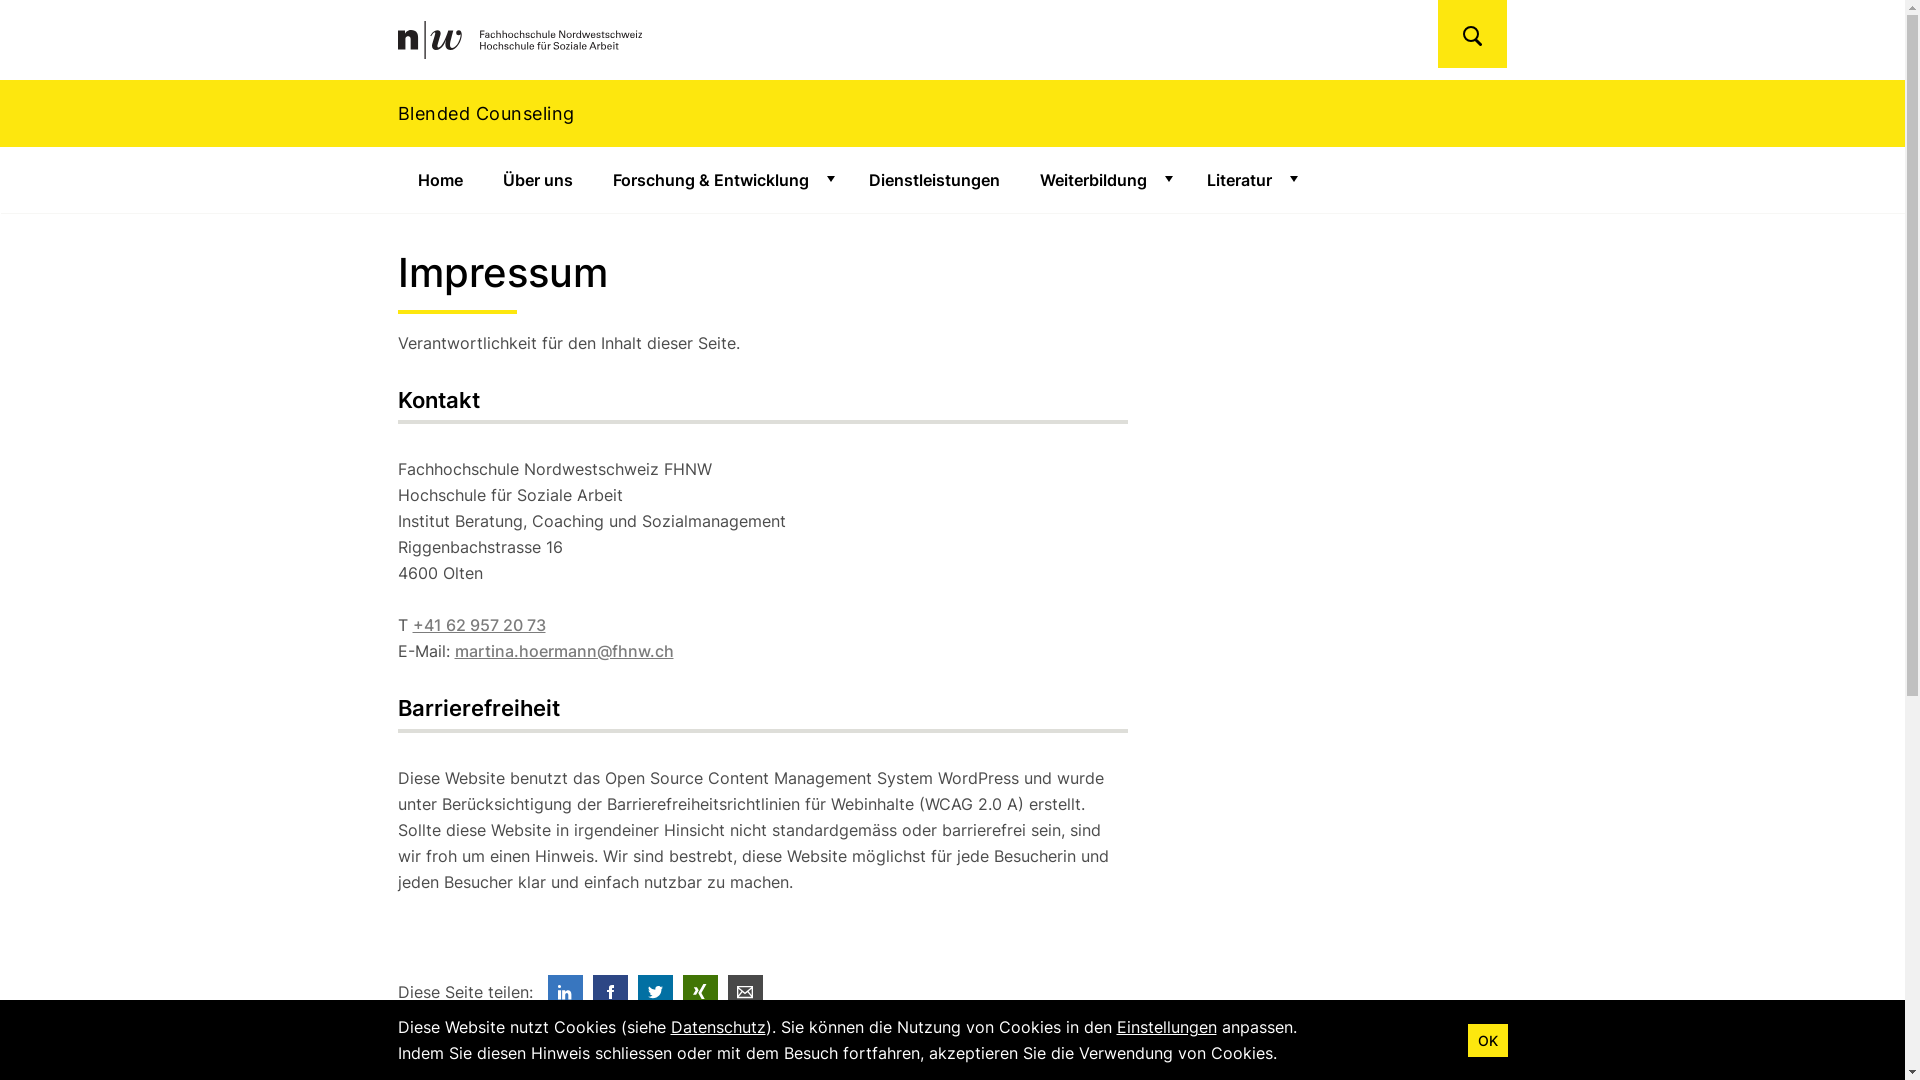  Describe the element at coordinates (932, 180) in the screenshot. I see `'Dienstleistungen'` at that location.